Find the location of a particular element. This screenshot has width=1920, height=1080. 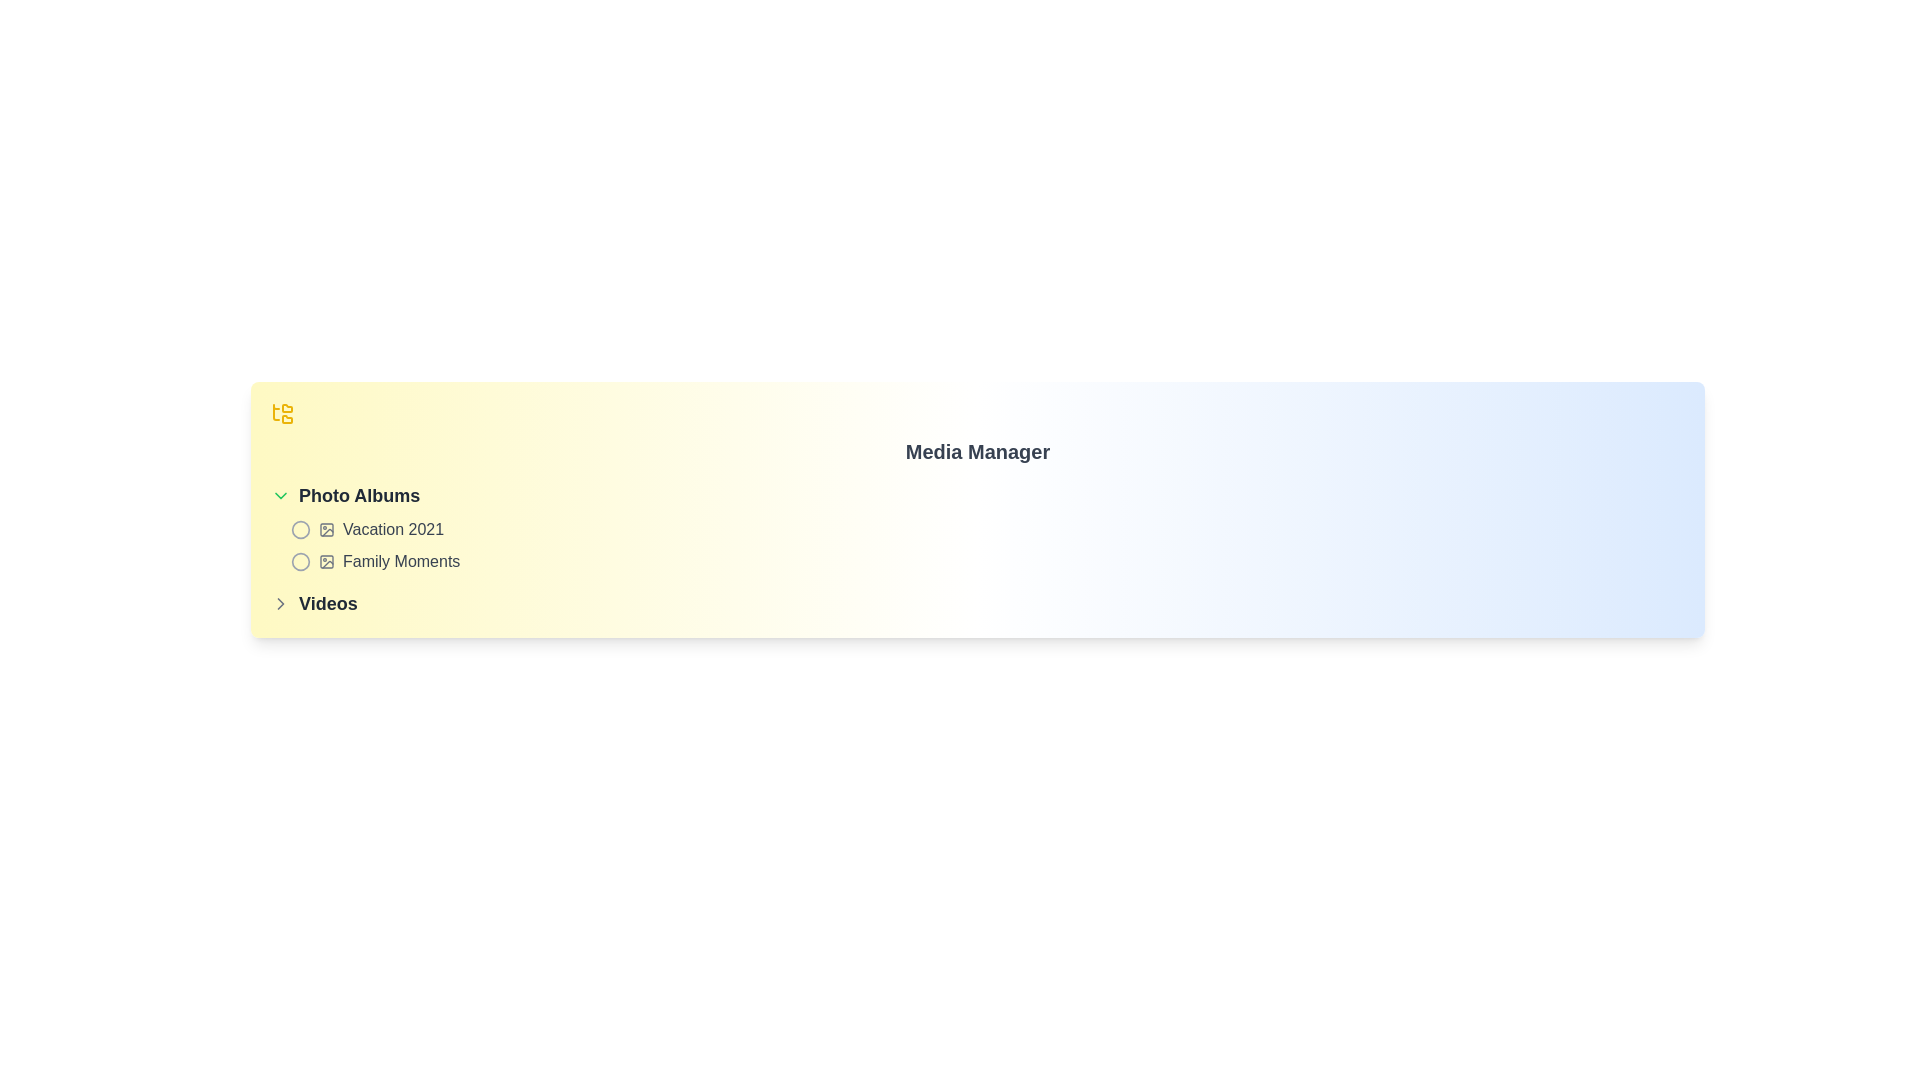

the unfilled circular checkbox styled icon associated with 'Vacation 2021' is located at coordinates (300, 528).